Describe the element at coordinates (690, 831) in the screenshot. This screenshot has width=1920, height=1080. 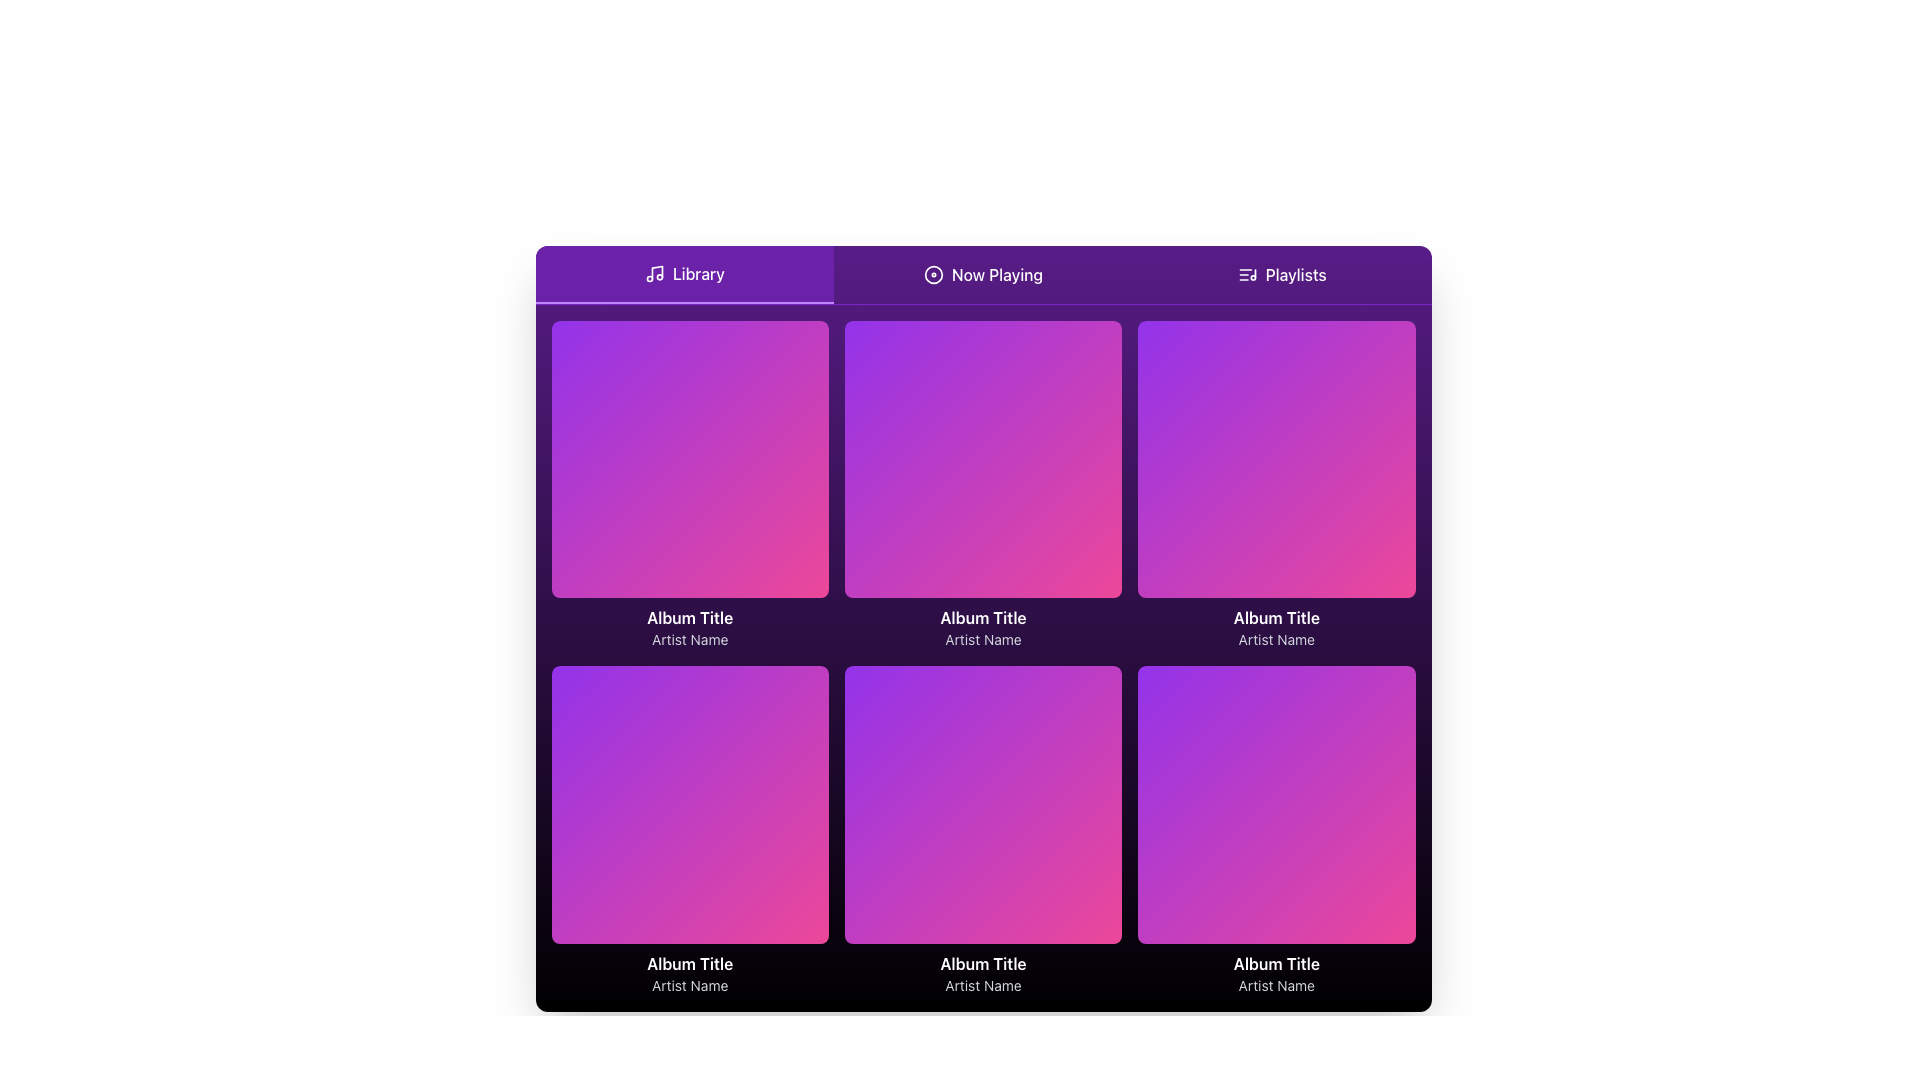
I see `the album card` at that location.